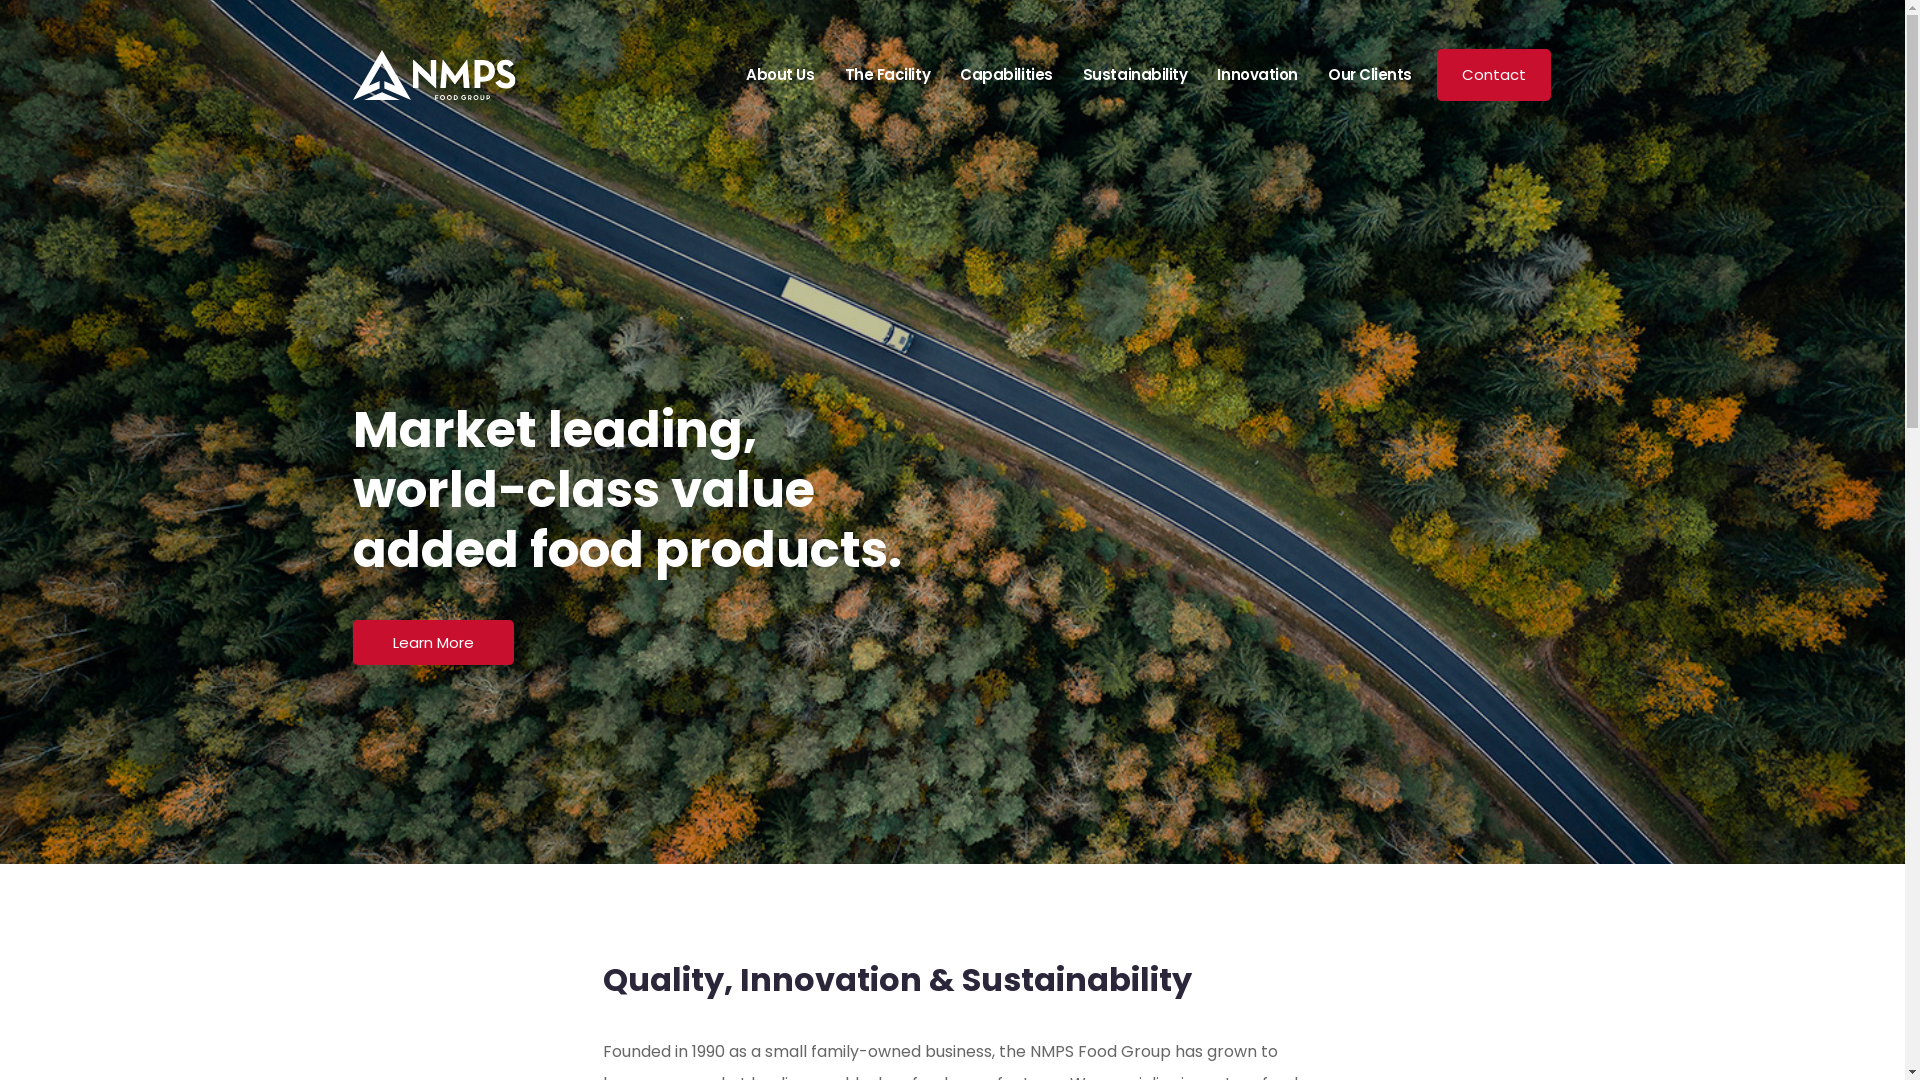  What do you see at coordinates (887, 73) in the screenshot?
I see `'The Facility'` at bounding box center [887, 73].